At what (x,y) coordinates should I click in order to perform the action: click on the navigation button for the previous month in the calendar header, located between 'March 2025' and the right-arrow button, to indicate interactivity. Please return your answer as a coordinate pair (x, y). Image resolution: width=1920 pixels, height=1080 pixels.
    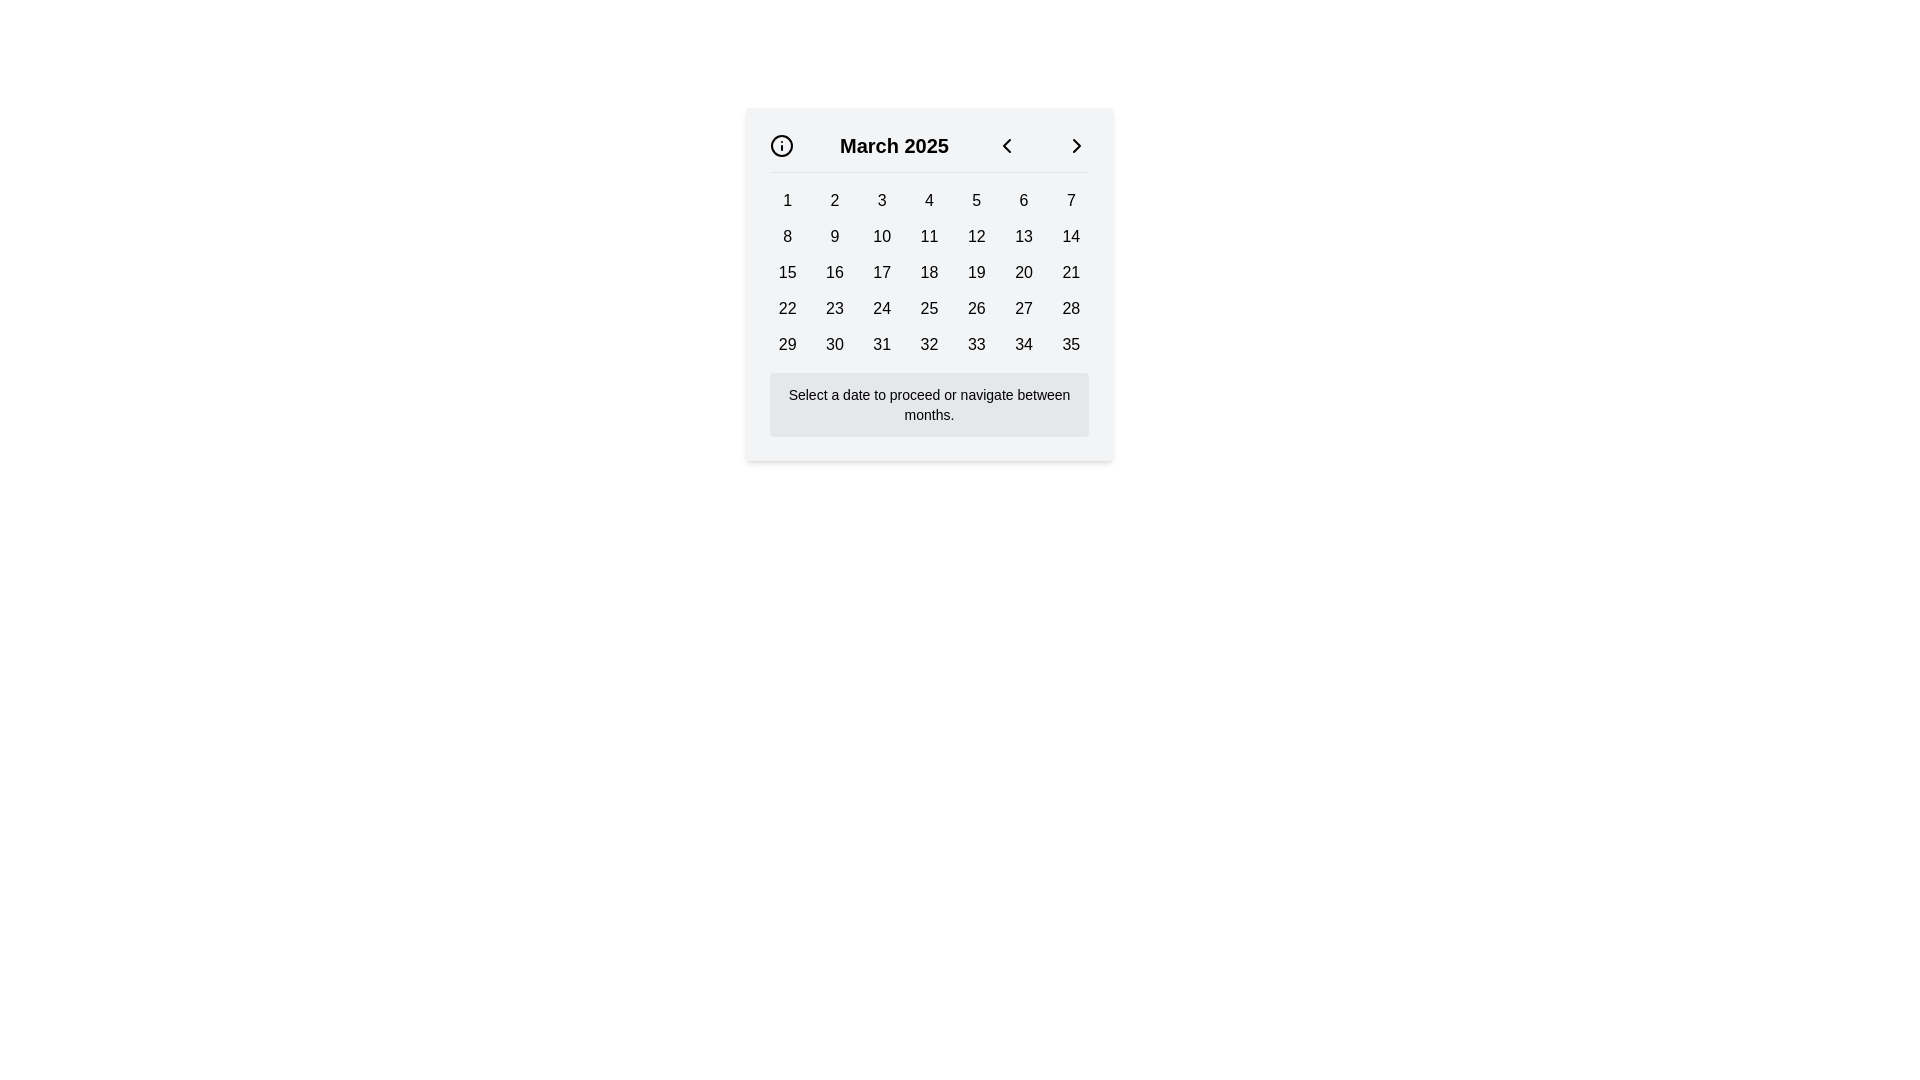
    Looking at the image, I should click on (1007, 145).